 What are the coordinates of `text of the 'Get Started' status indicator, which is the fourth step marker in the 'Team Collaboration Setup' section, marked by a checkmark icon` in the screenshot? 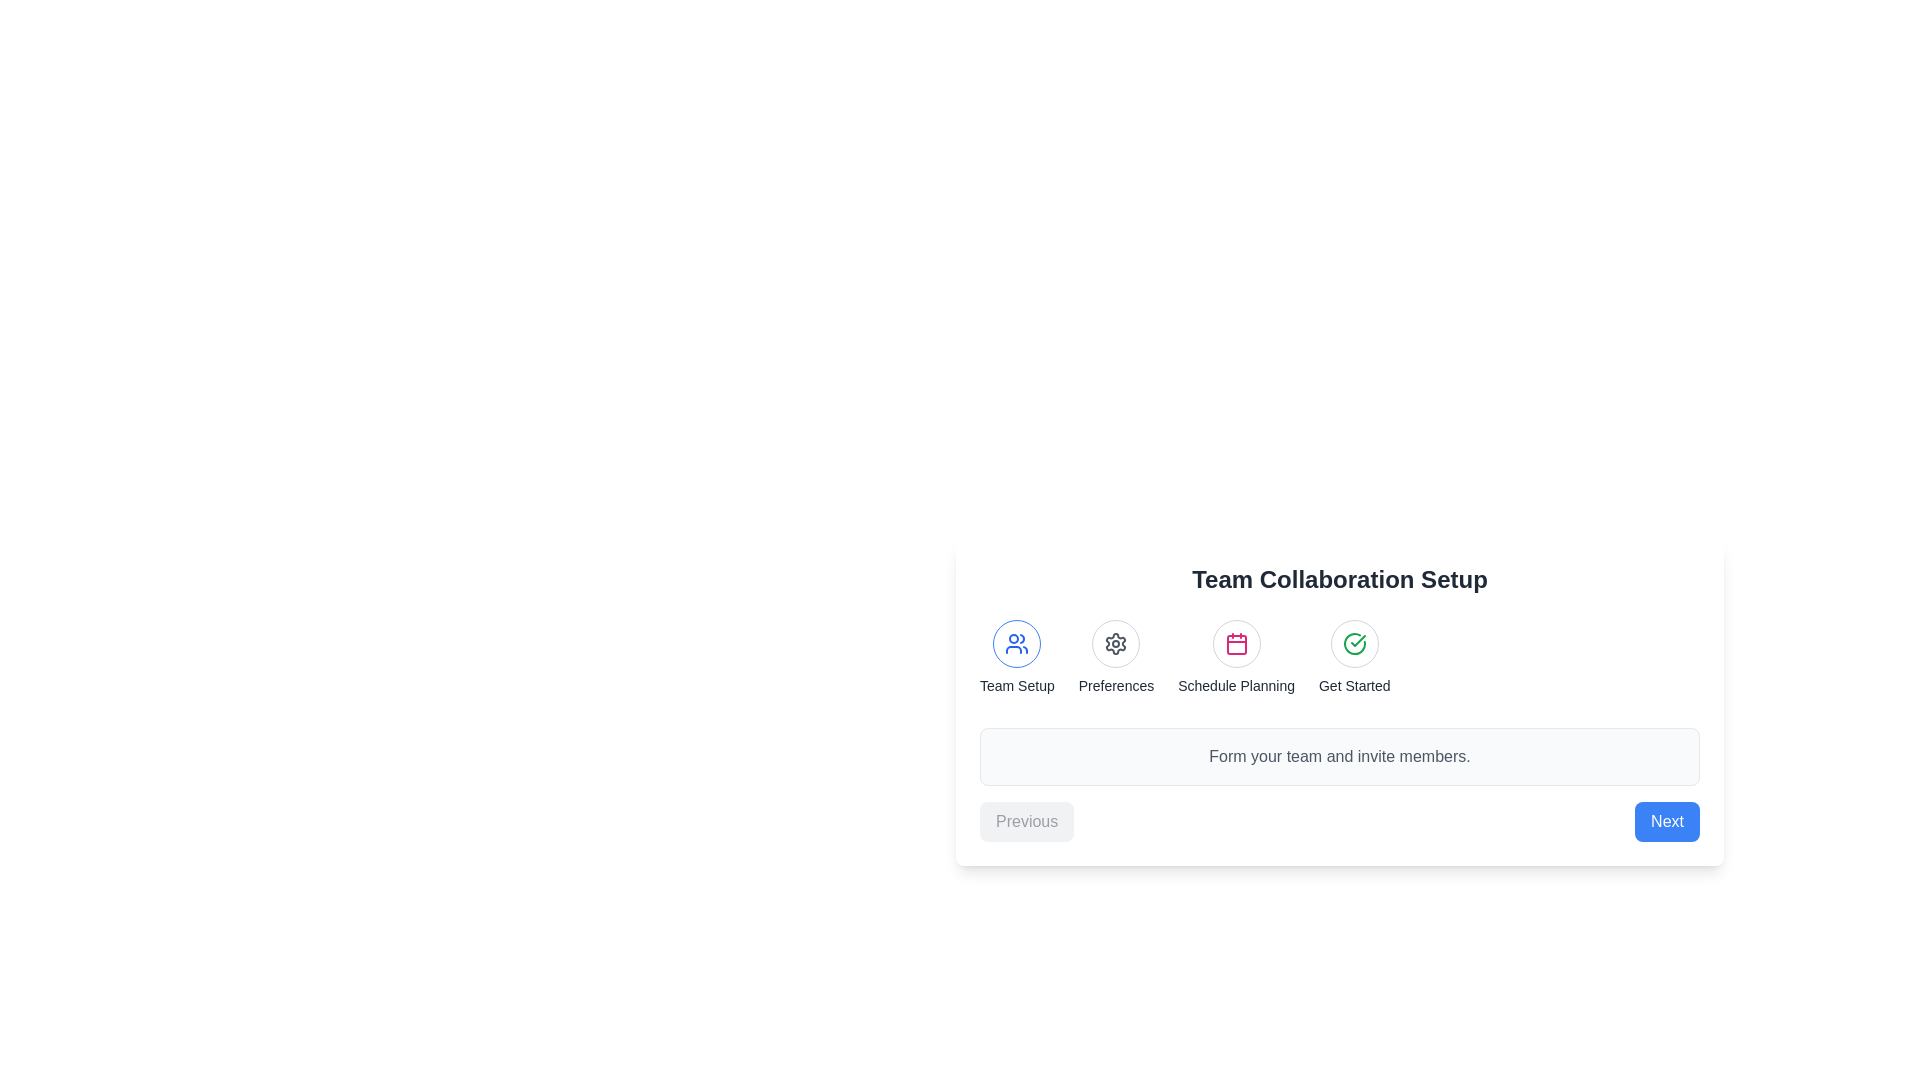 It's located at (1354, 658).